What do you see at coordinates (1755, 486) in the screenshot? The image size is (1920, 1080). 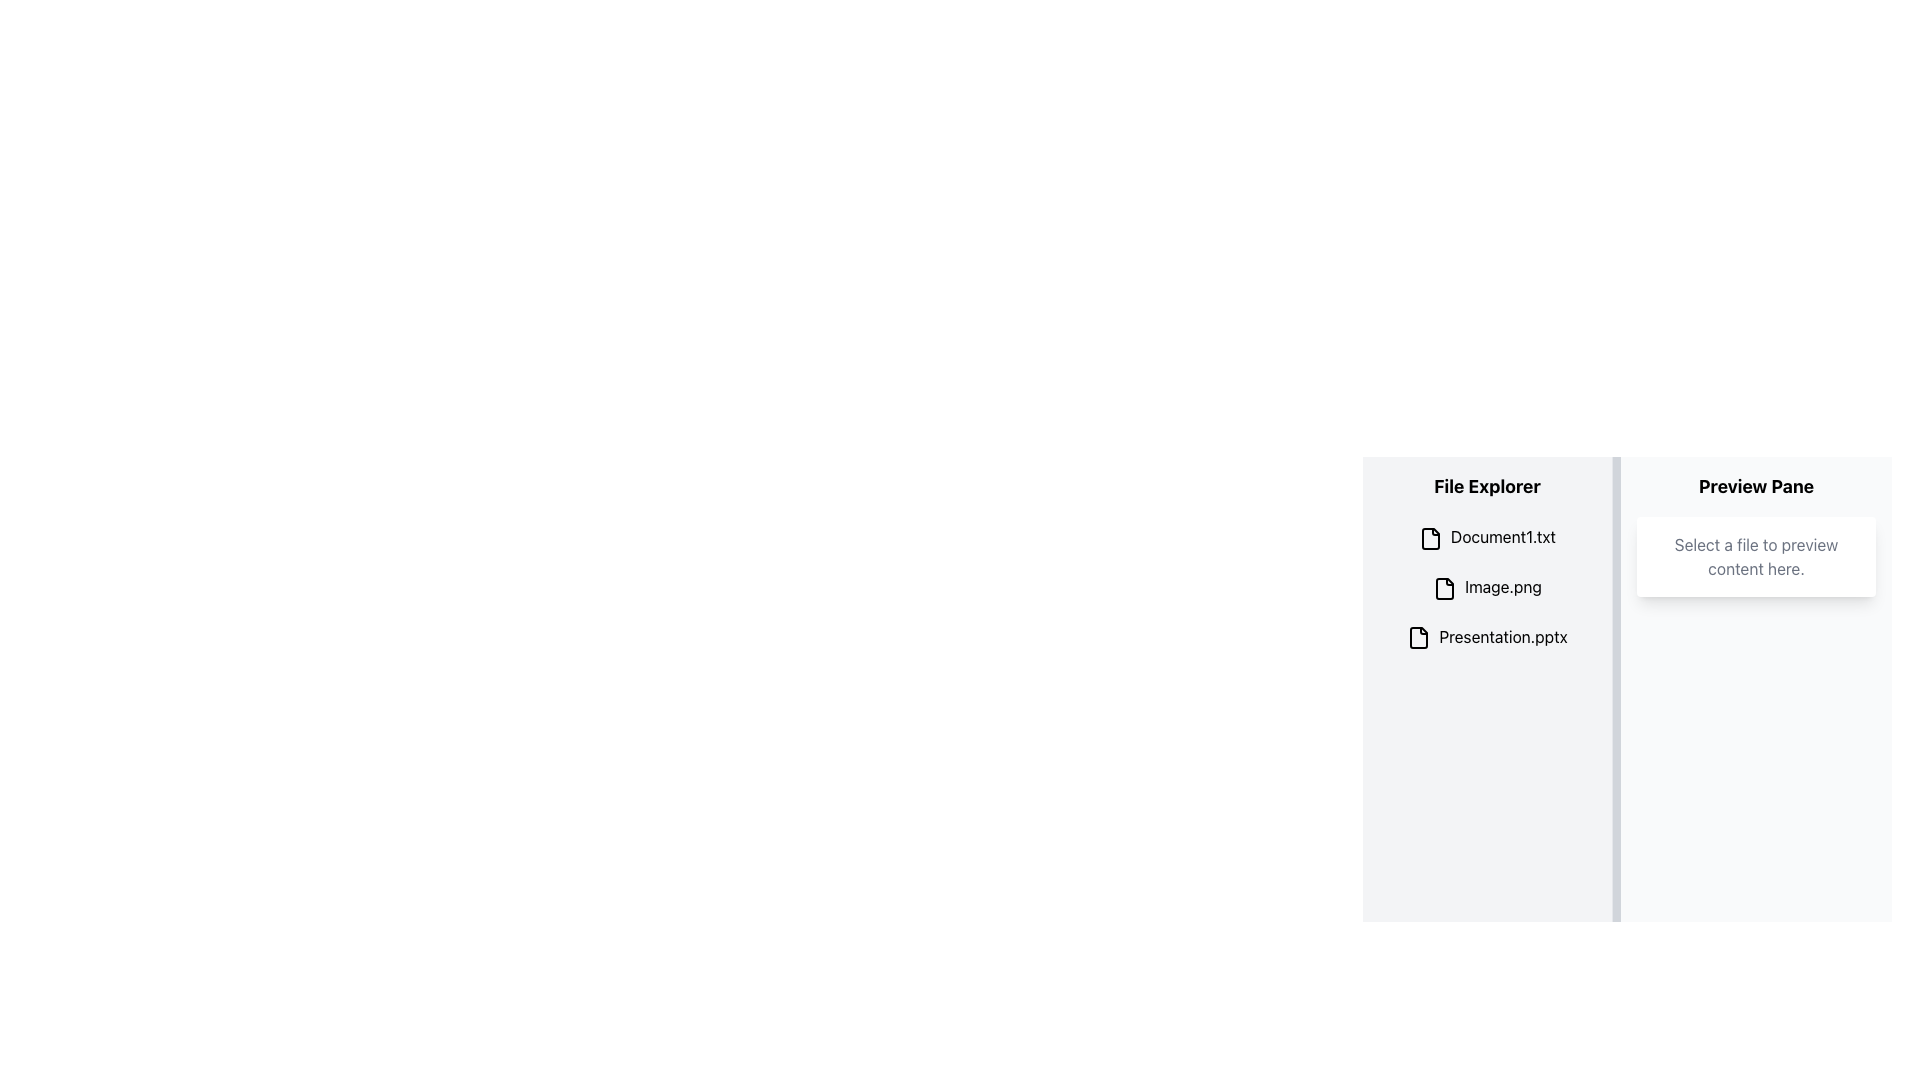 I see `the Text label that indicates the purpose of the panel as the preview area for selected file content, located at the top of the right-side panel labeled 'Preview Pane'` at bounding box center [1755, 486].